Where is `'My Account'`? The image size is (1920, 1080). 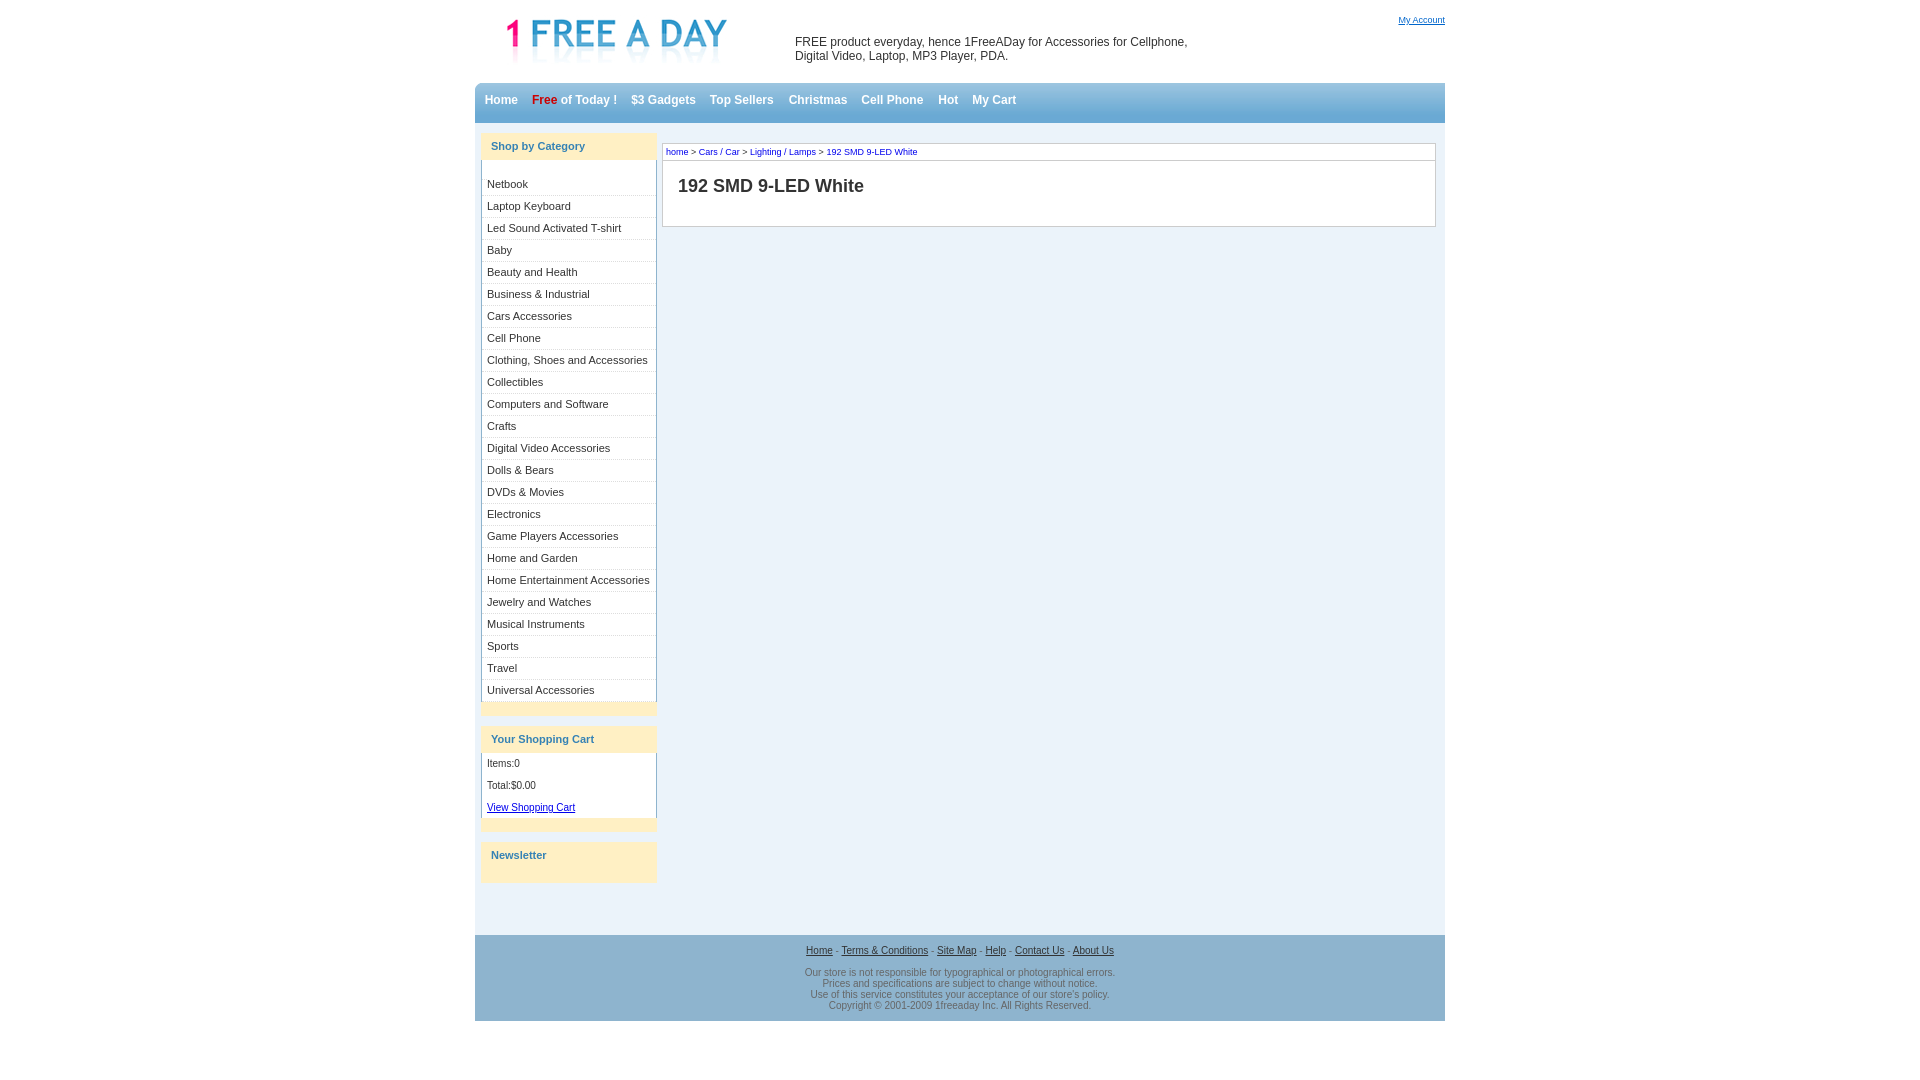 'My Account' is located at coordinates (1420, 19).